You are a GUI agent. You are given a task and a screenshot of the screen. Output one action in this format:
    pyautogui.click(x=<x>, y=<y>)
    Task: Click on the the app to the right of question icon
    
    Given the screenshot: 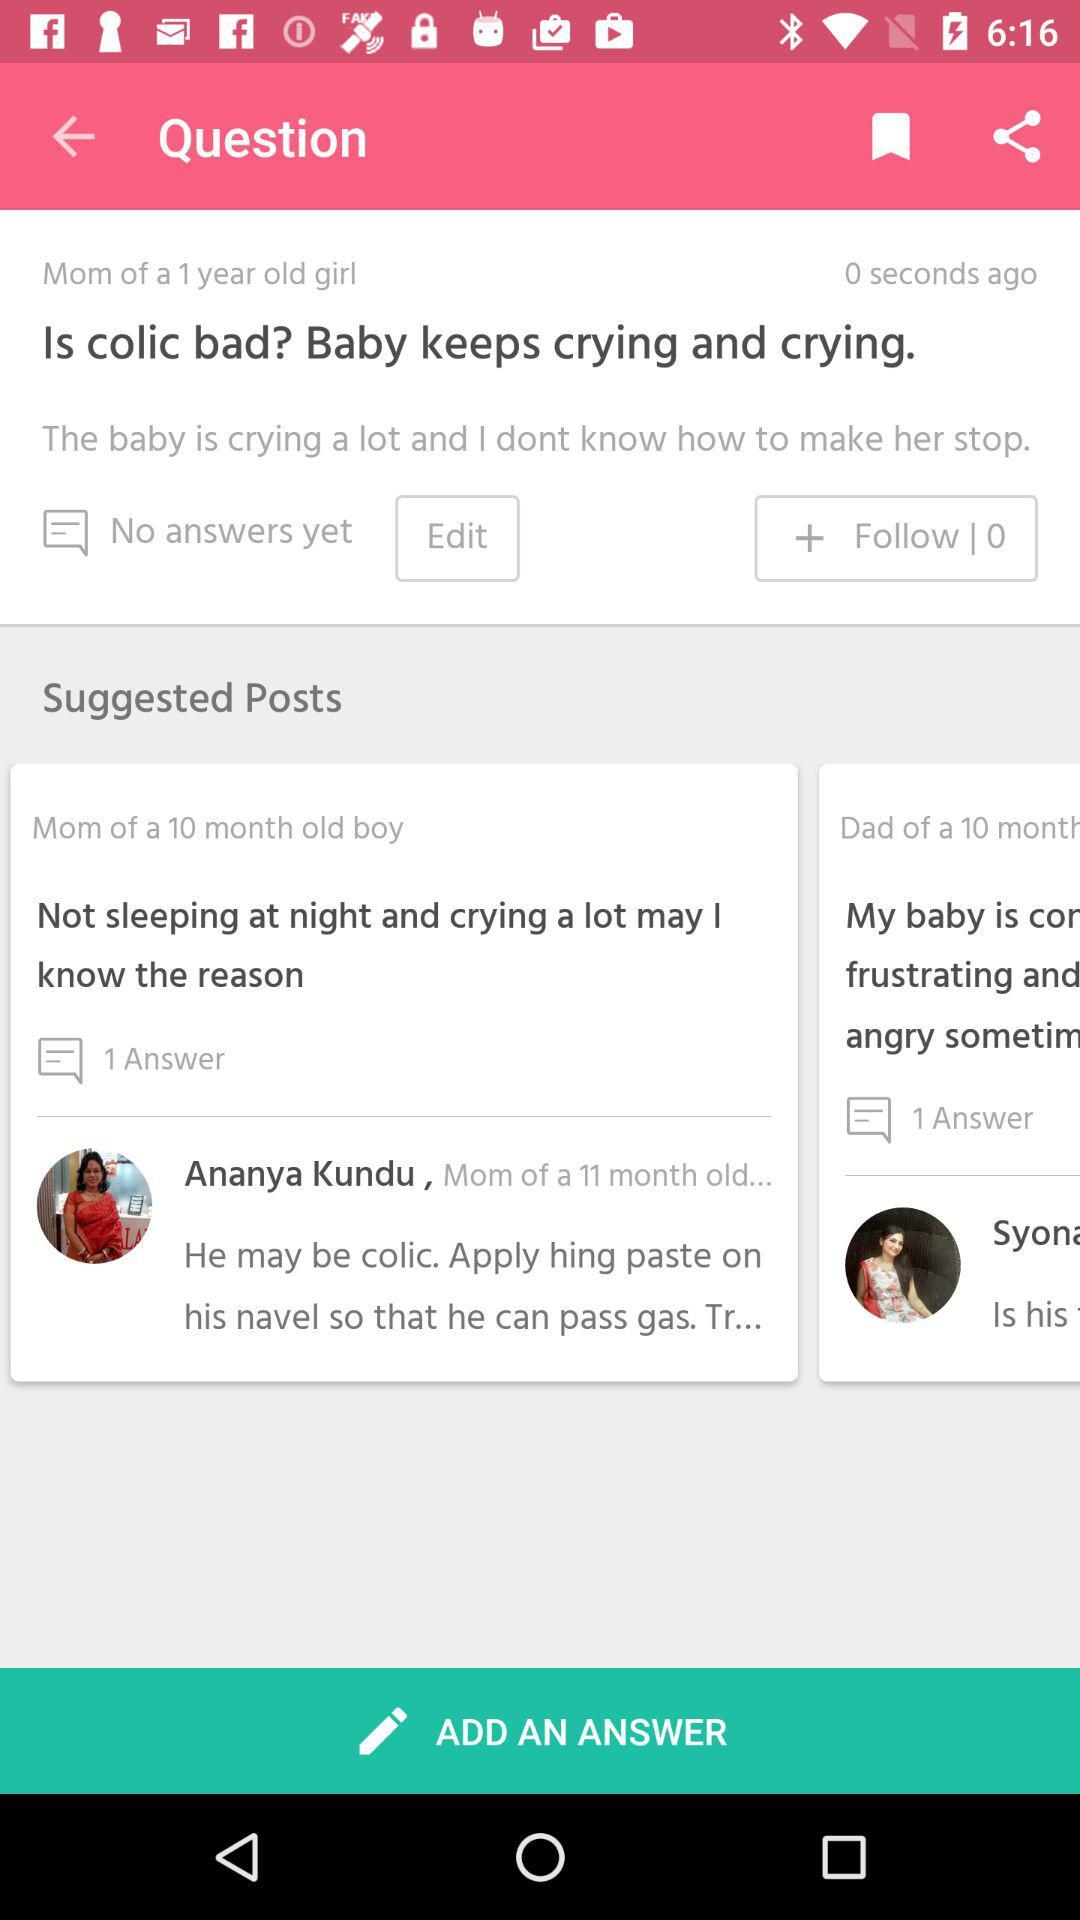 What is the action you would take?
    pyautogui.click(x=890, y=135)
    